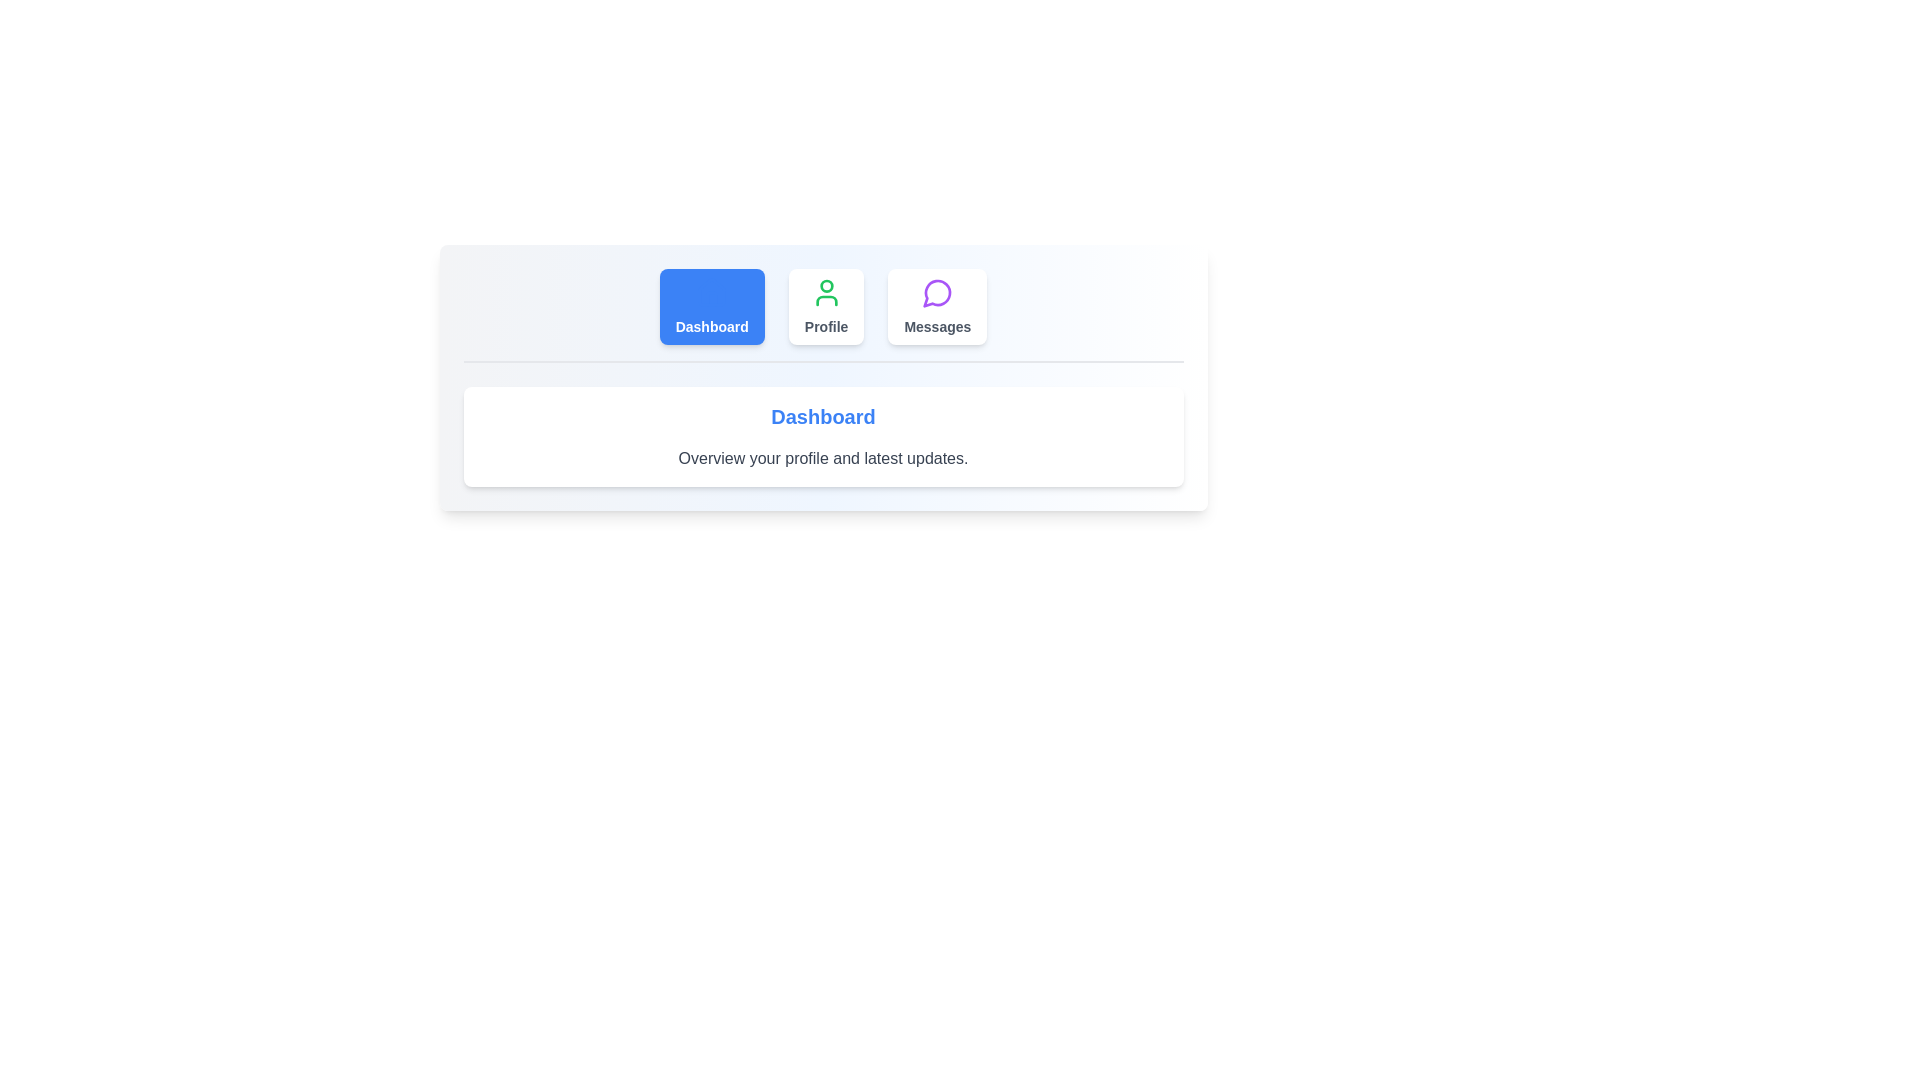 Image resolution: width=1920 pixels, height=1080 pixels. Describe the element at coordinates (936, 307) in the screenshot. I see `the Messages tab by clicking its corresponding button` at that location.